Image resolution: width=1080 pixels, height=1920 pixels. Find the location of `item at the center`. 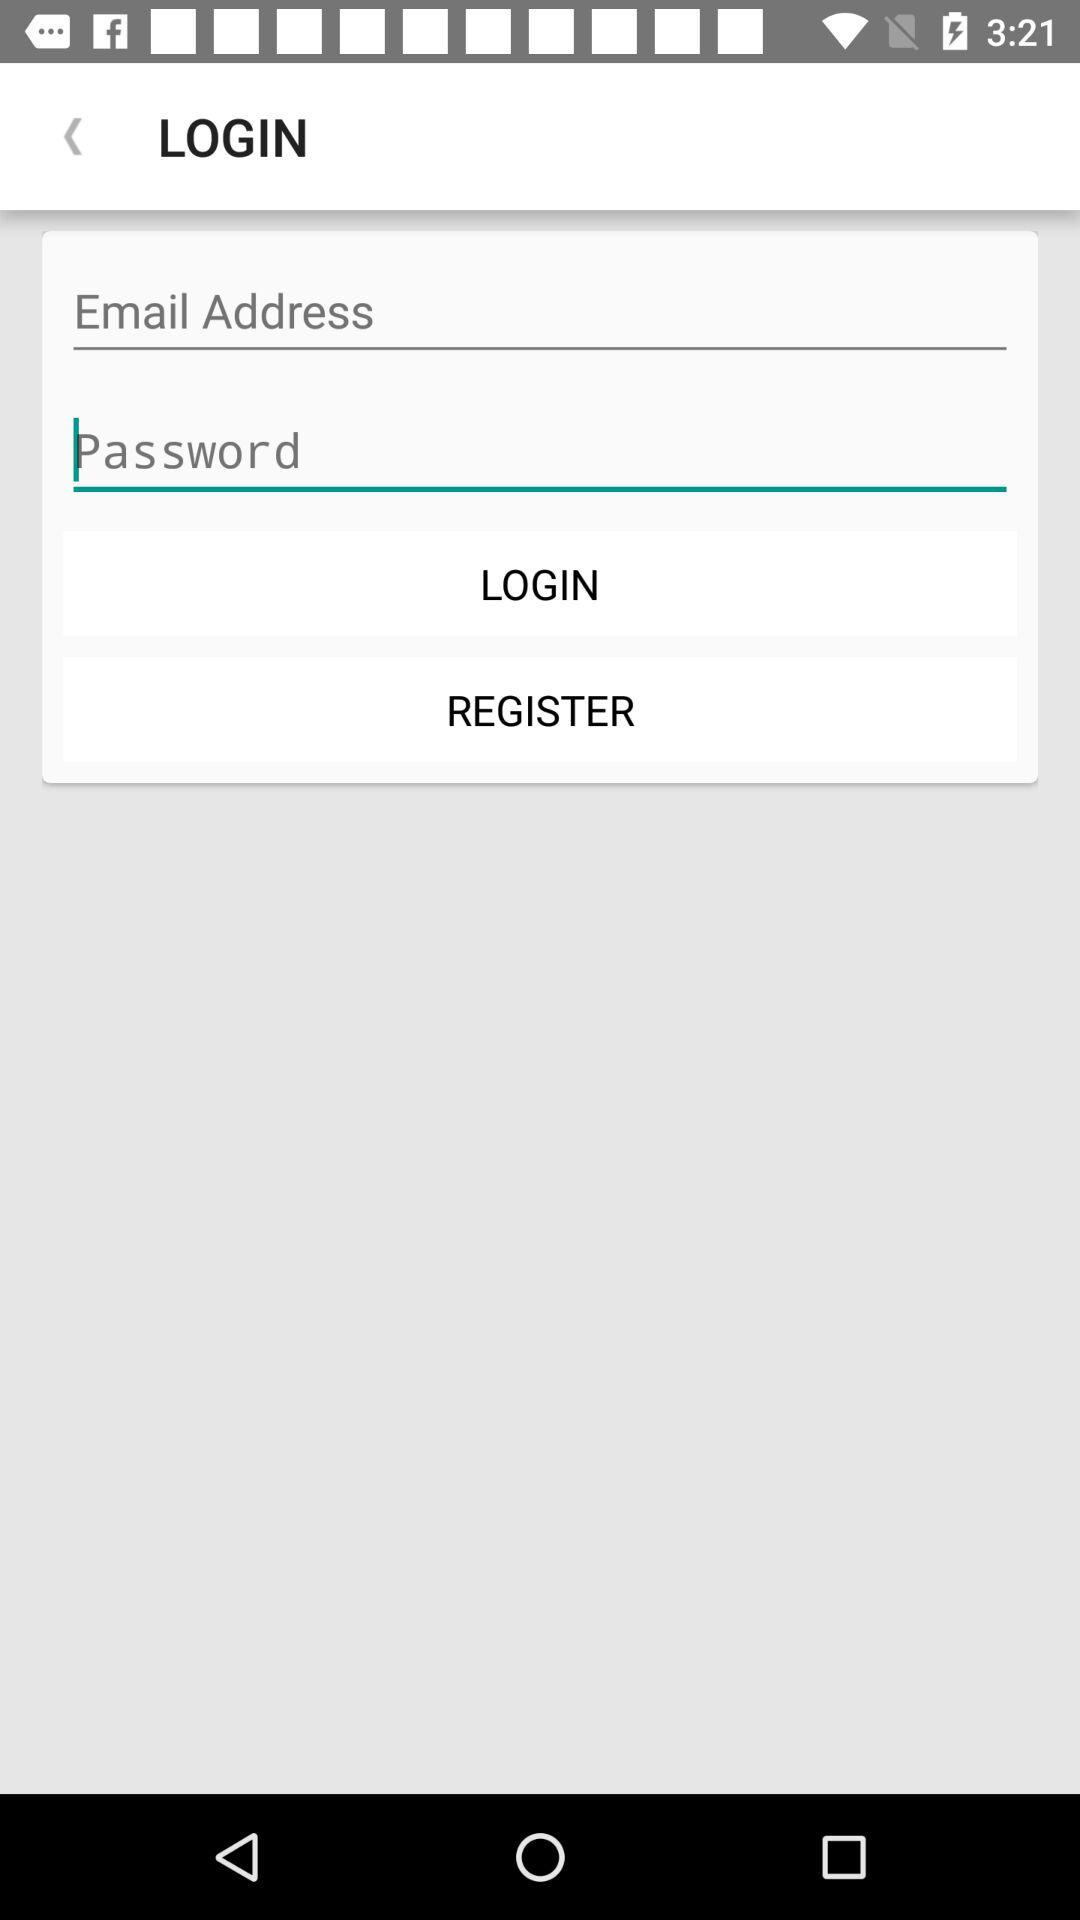

item at the center is located at coordinates (540, 709).